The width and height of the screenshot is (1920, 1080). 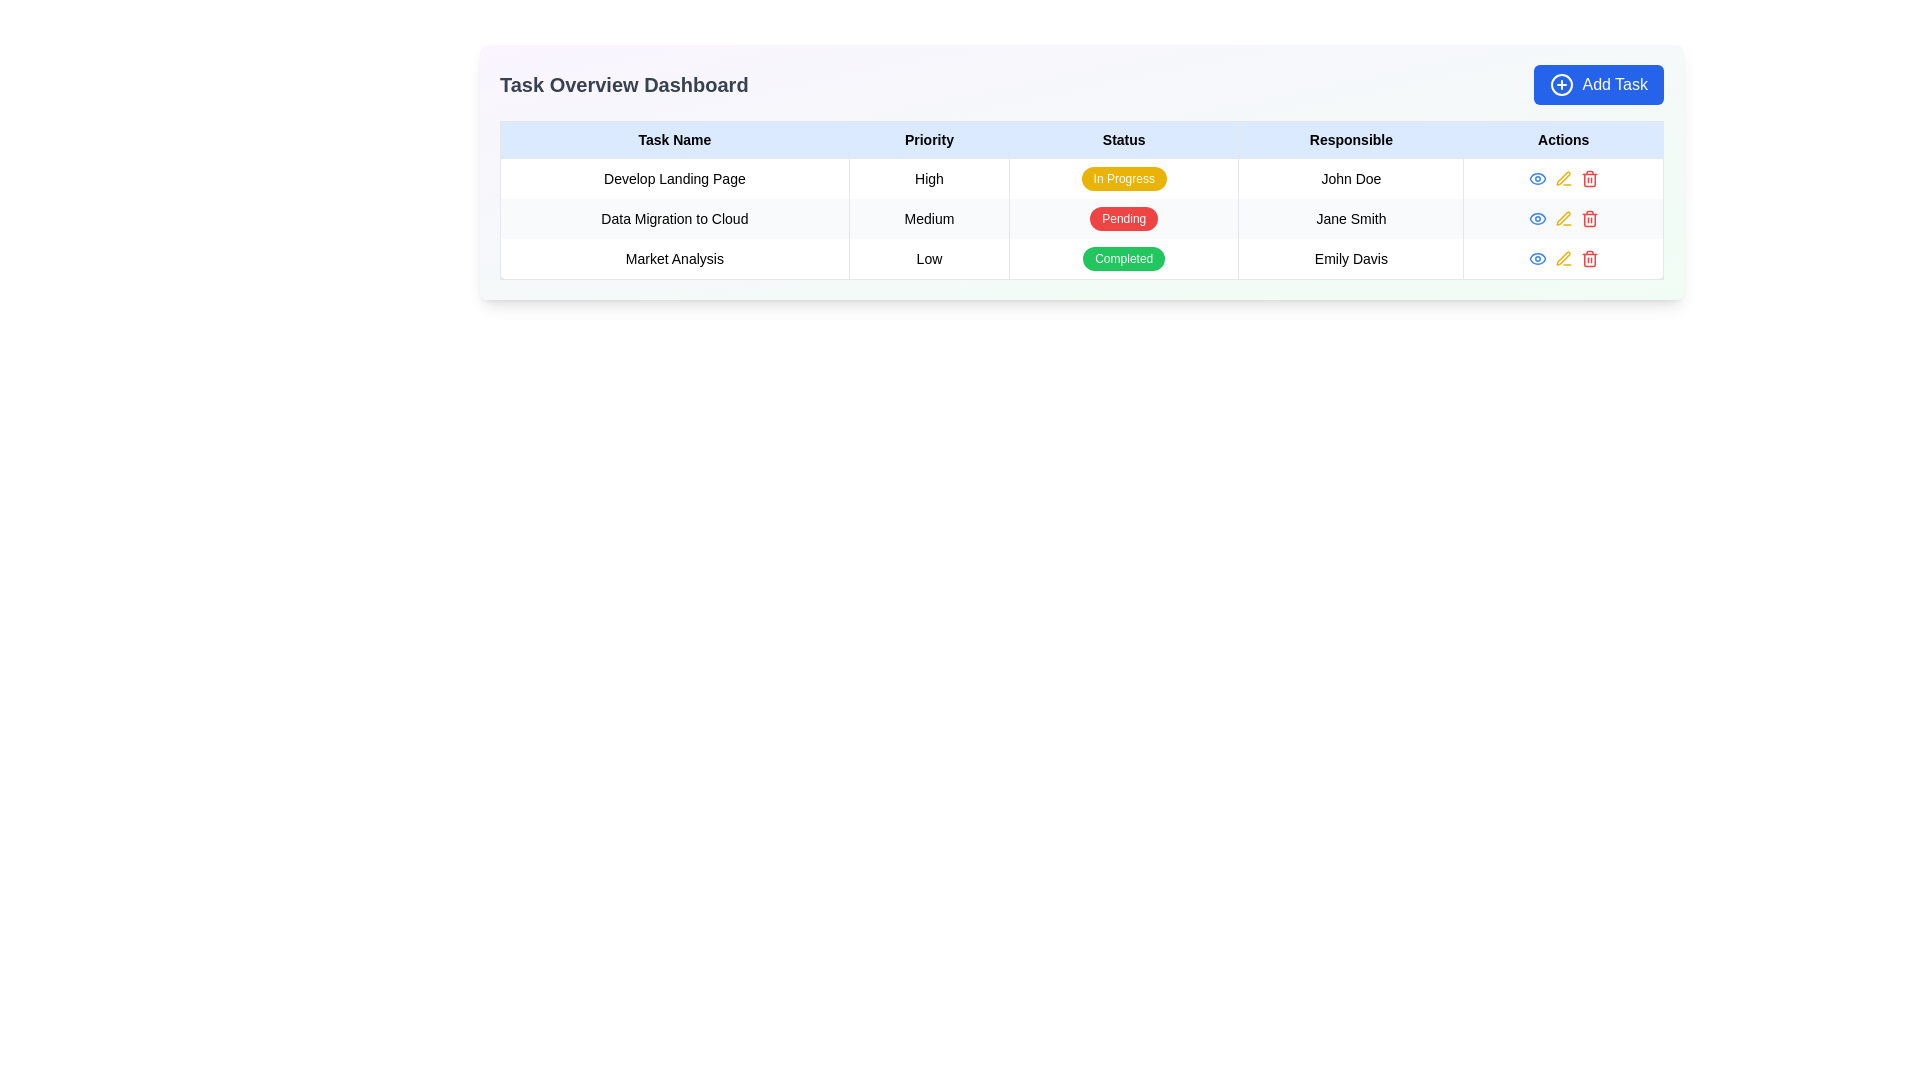 What do you see at coordinates (1080, 257) in the screenshot?
I see `the status column of the third row in the task table, which displays 'Completed' with a green background` at bounding box center [1080, 257].